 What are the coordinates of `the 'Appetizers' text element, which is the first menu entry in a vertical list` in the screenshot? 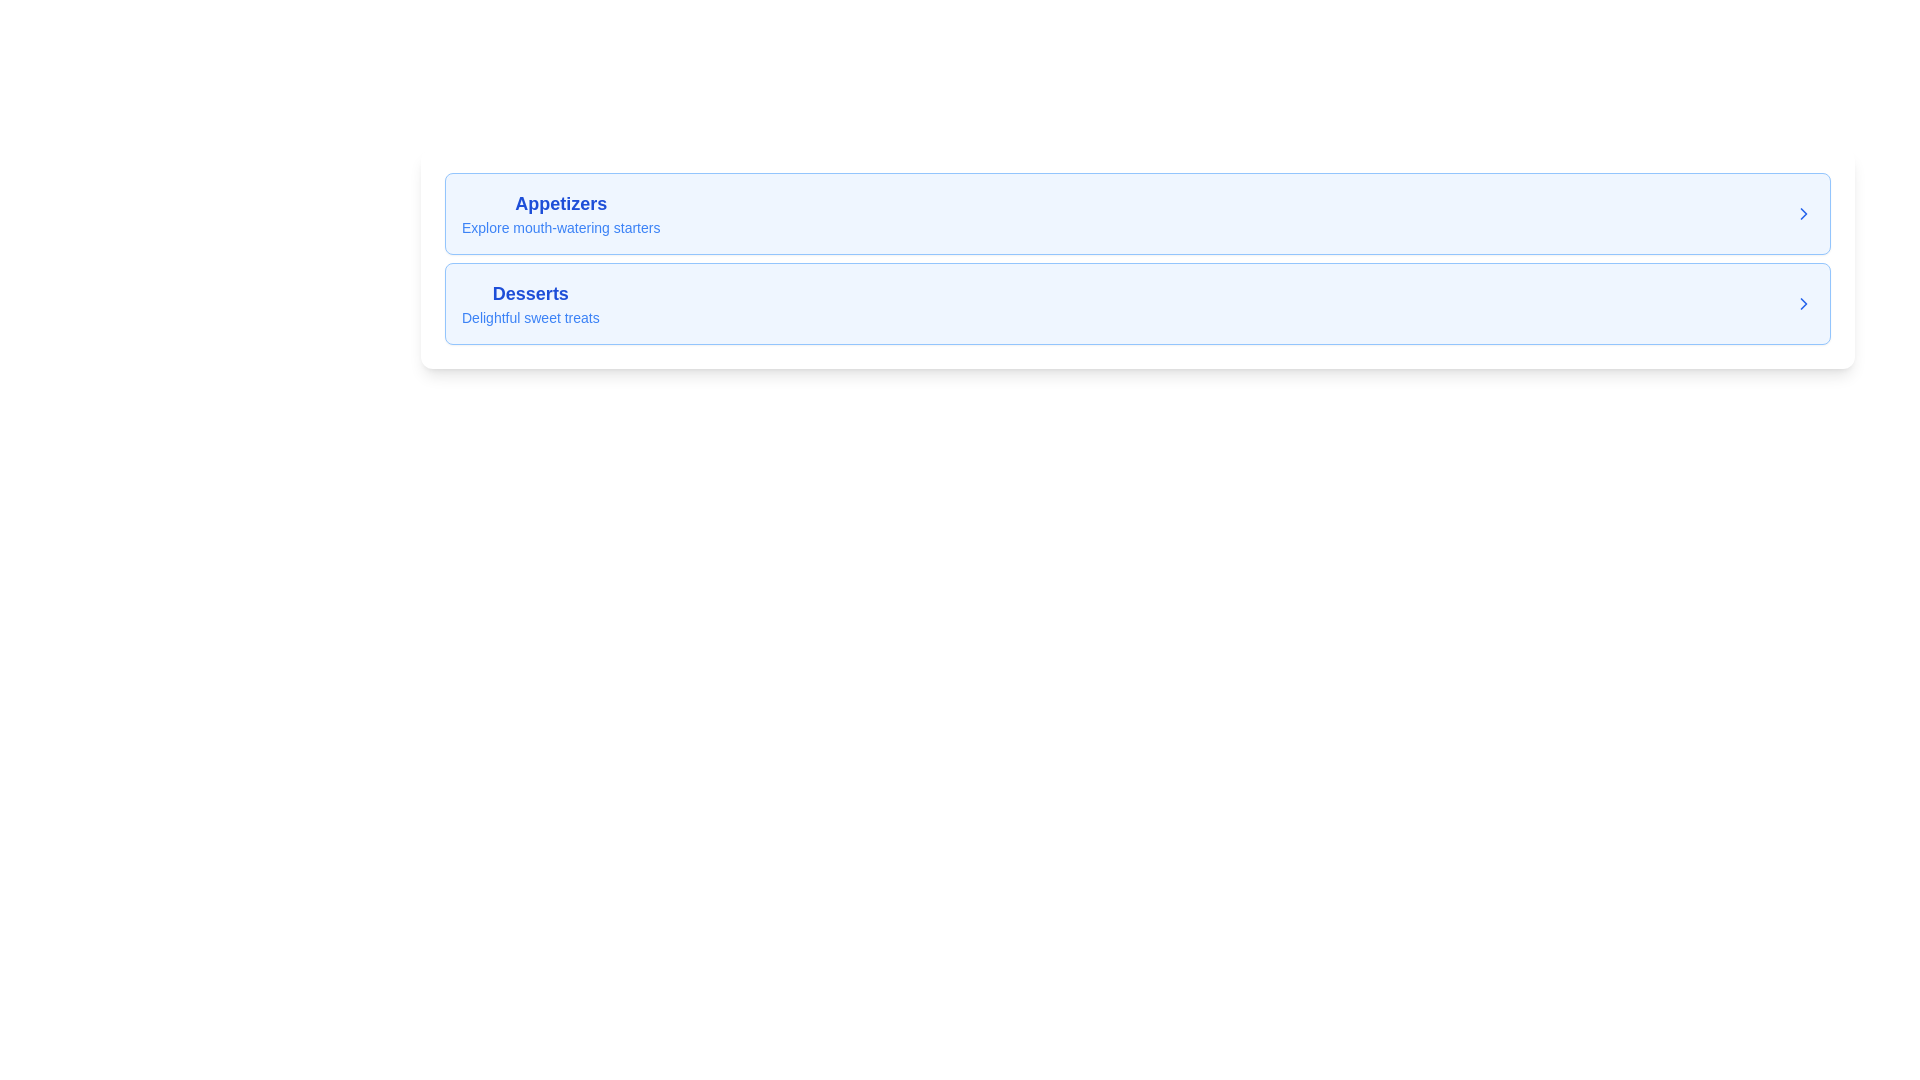 It's located at (560, 213).